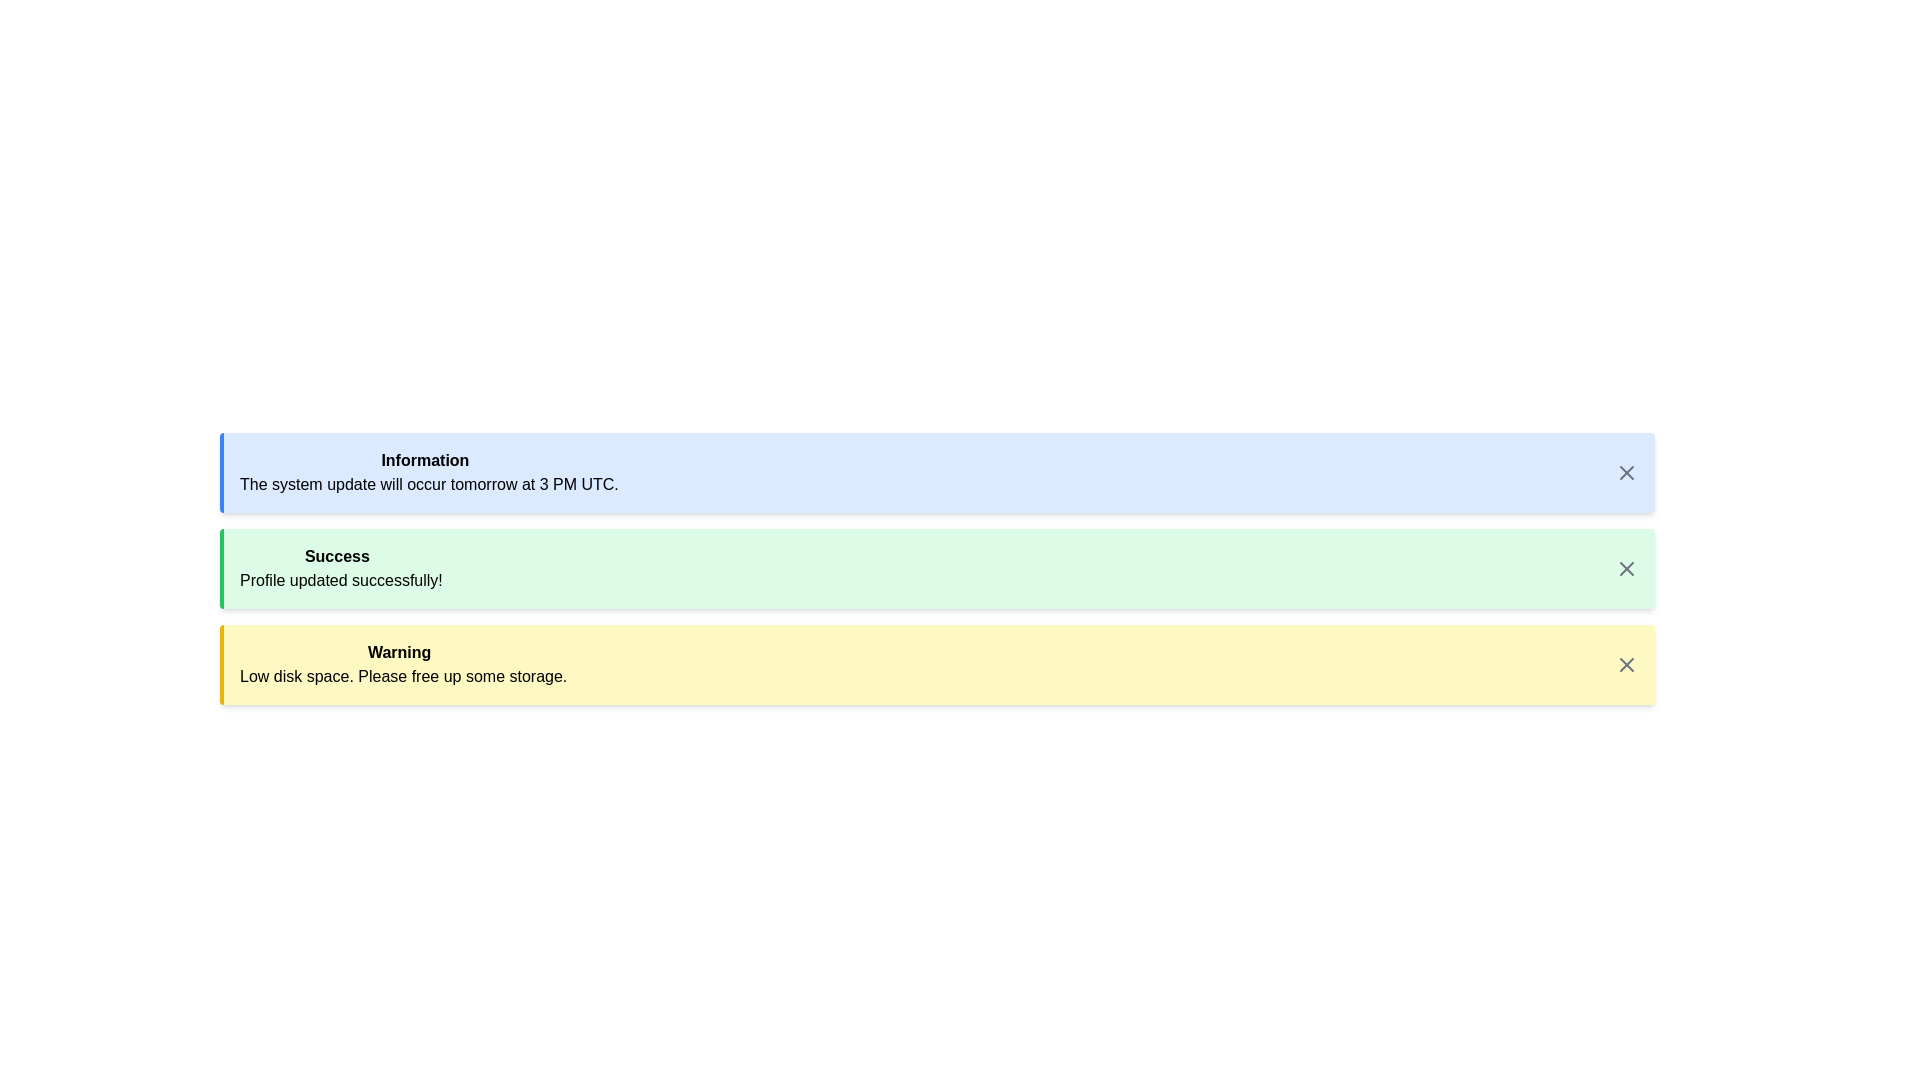 The image size is (1920, 1080). I want to click on the close button, represented by a gray cross icon, located in the upper-right corner of the green notification box that displays 'Success Profile updated successfully!', so click(1627, 569).